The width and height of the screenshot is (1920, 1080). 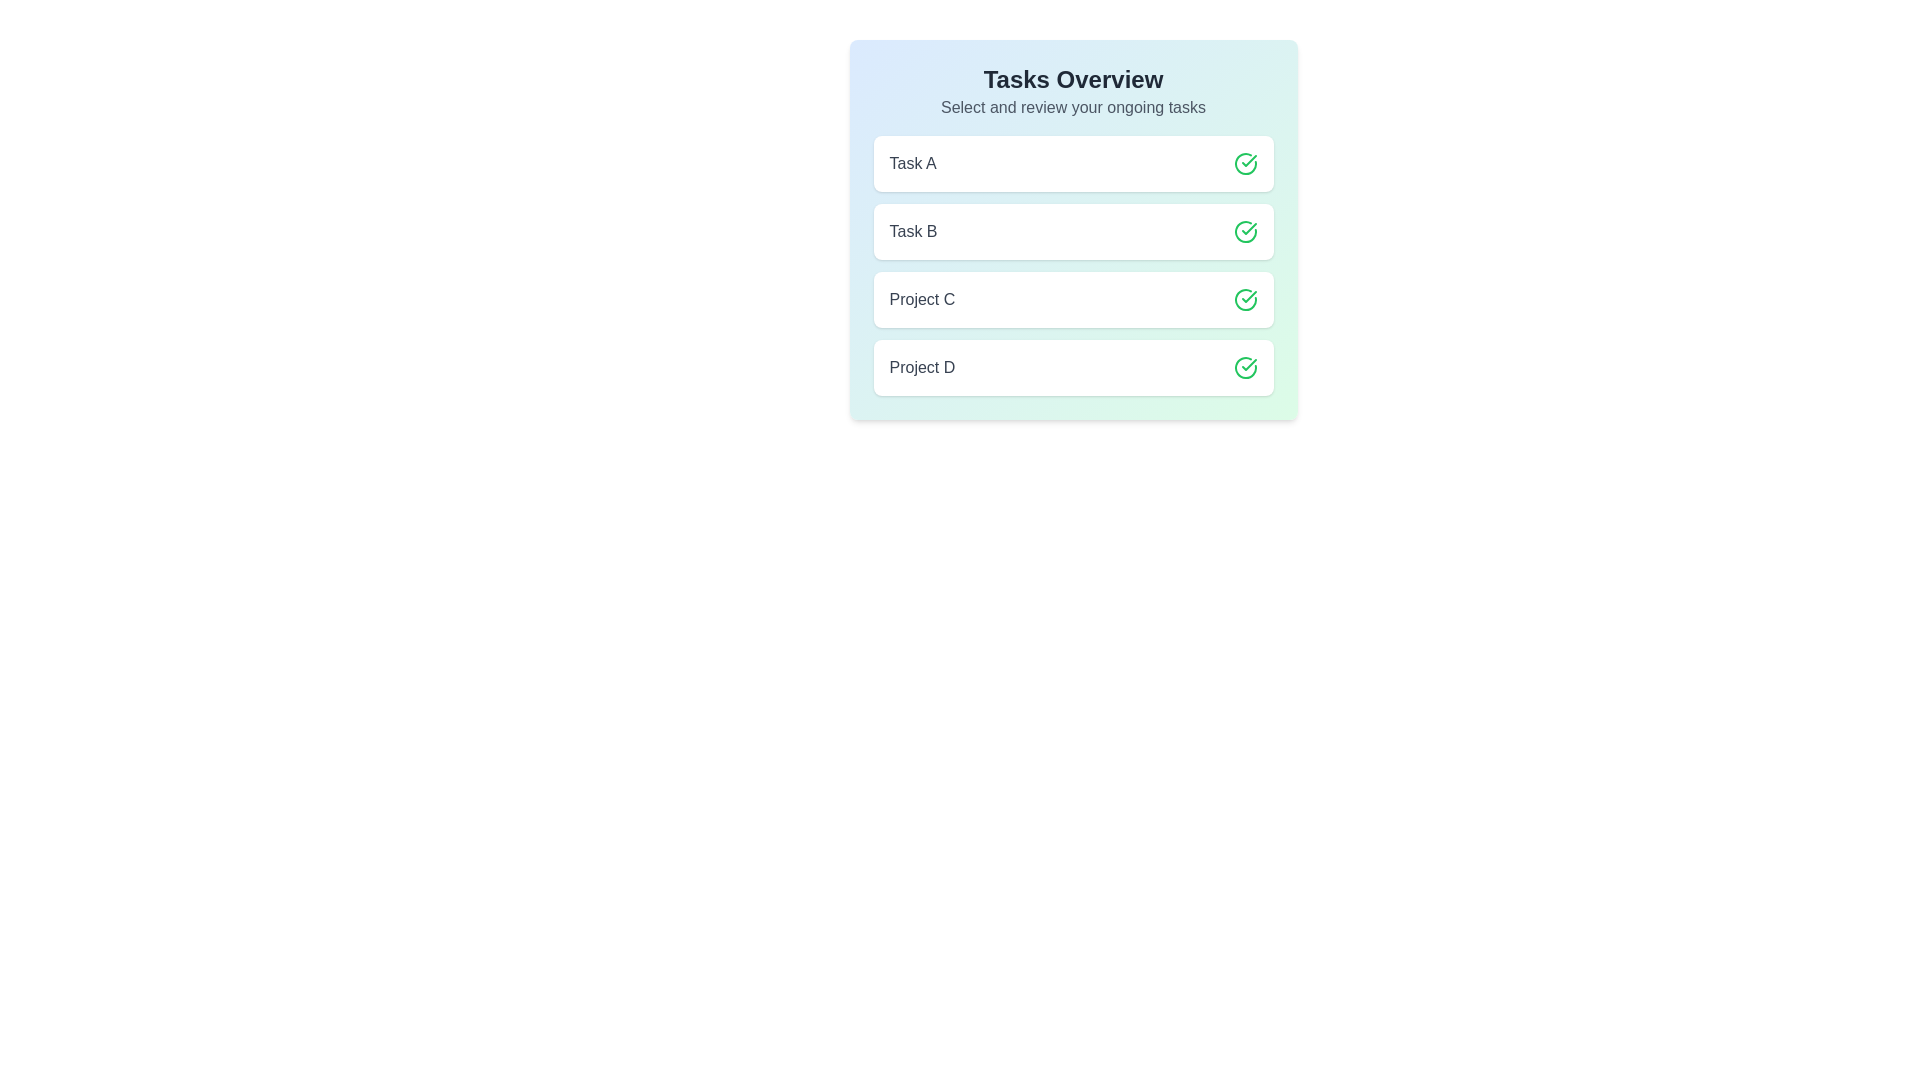 What do you see at coordinates (1072, 367) in the screenshot?
I see `the item labeled Project D to observe style changes` at bounding box center [1072, 367].